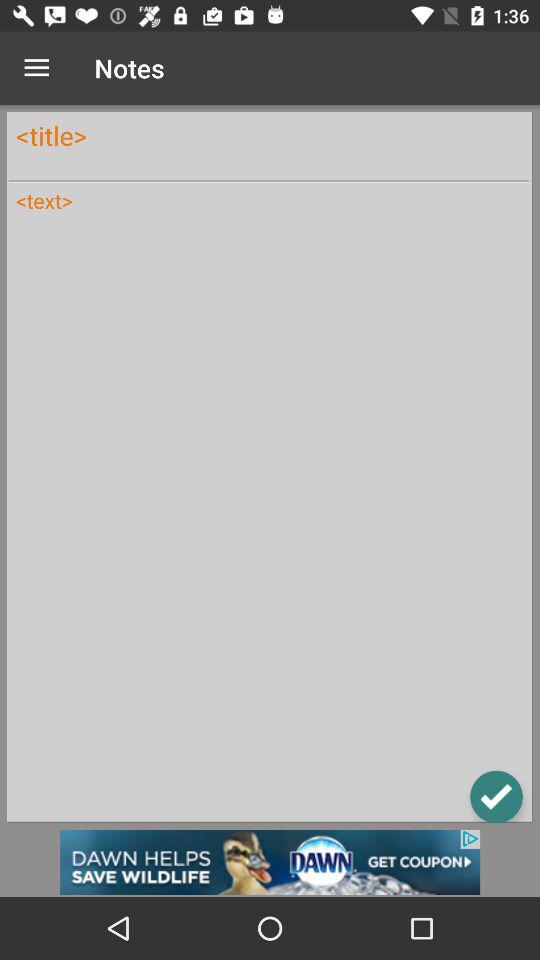 This screenshot has width=540, height=960. Describe the element at coordinates (495, 796) in the screenshot. I see `the check icon` at that location.